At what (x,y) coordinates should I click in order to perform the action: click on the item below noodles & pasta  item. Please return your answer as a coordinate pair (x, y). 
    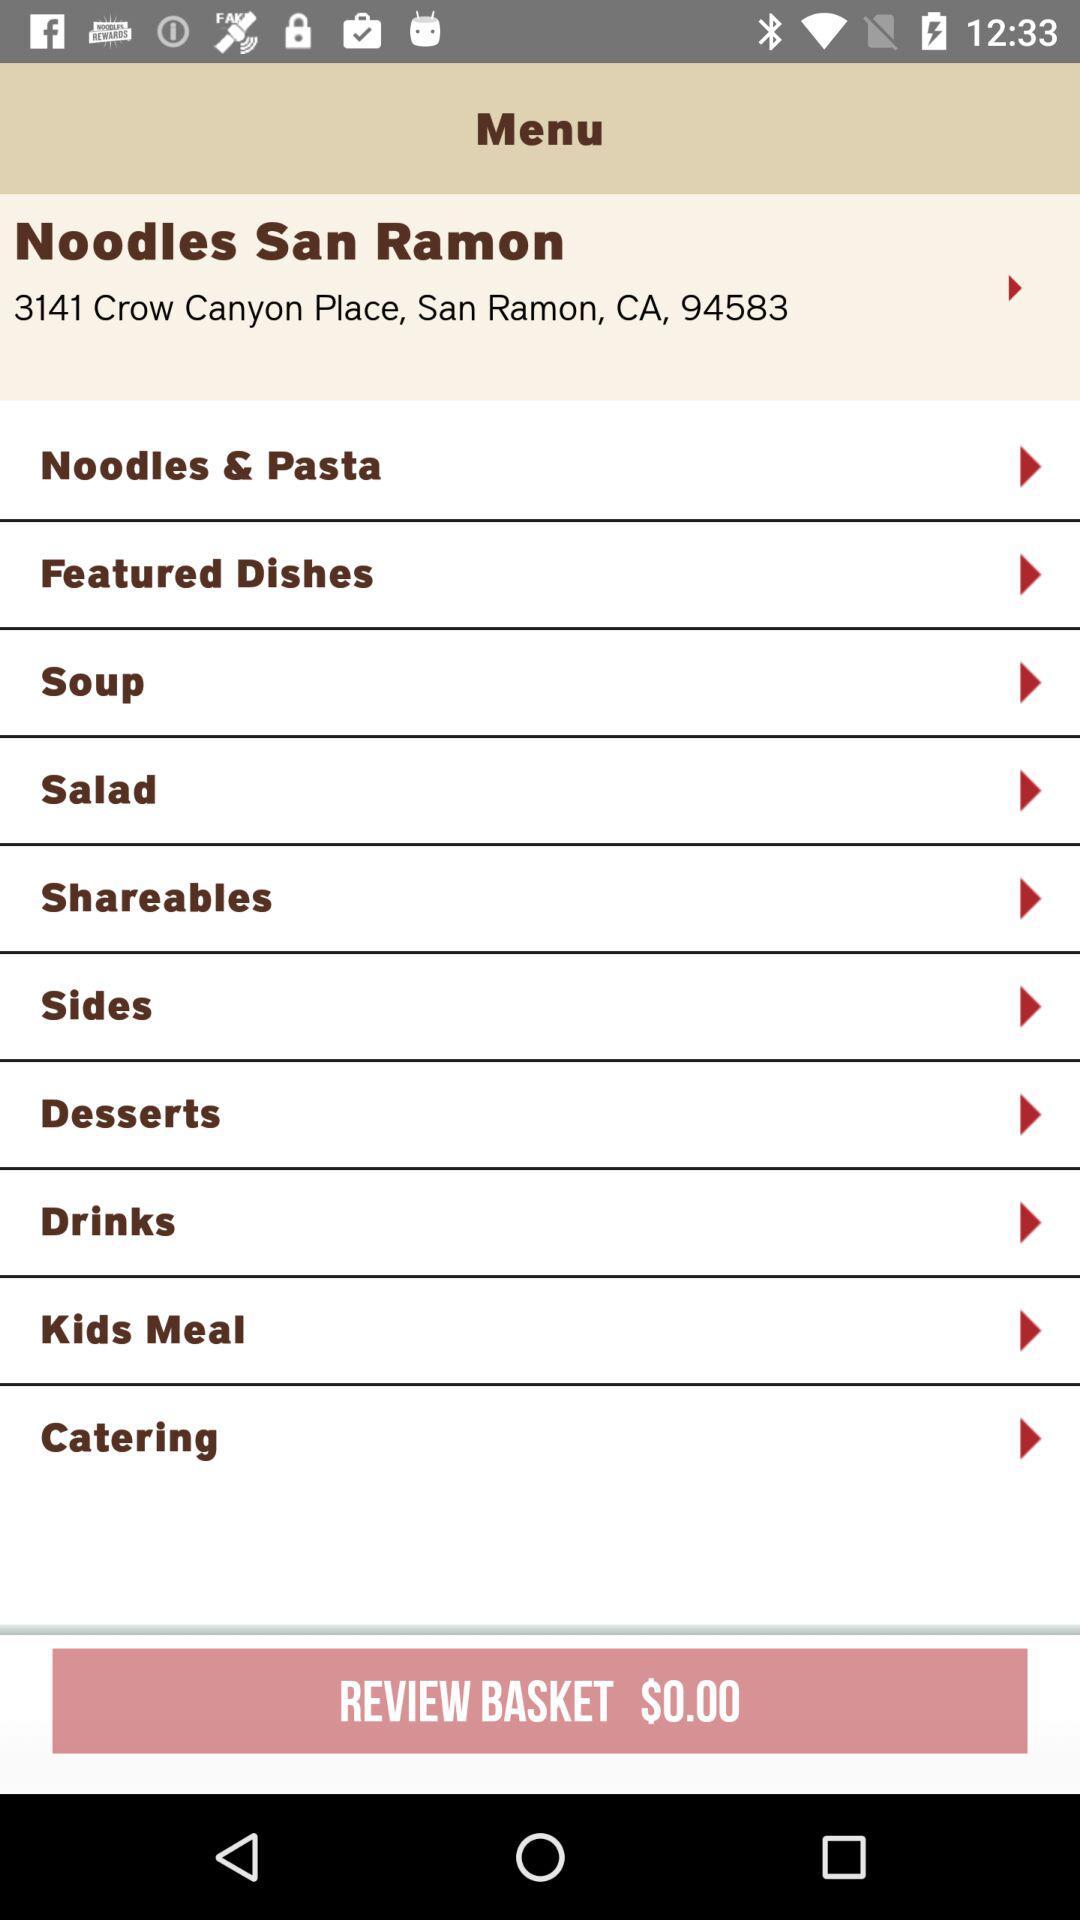
    Looking at the image, I should click on (513, 571).